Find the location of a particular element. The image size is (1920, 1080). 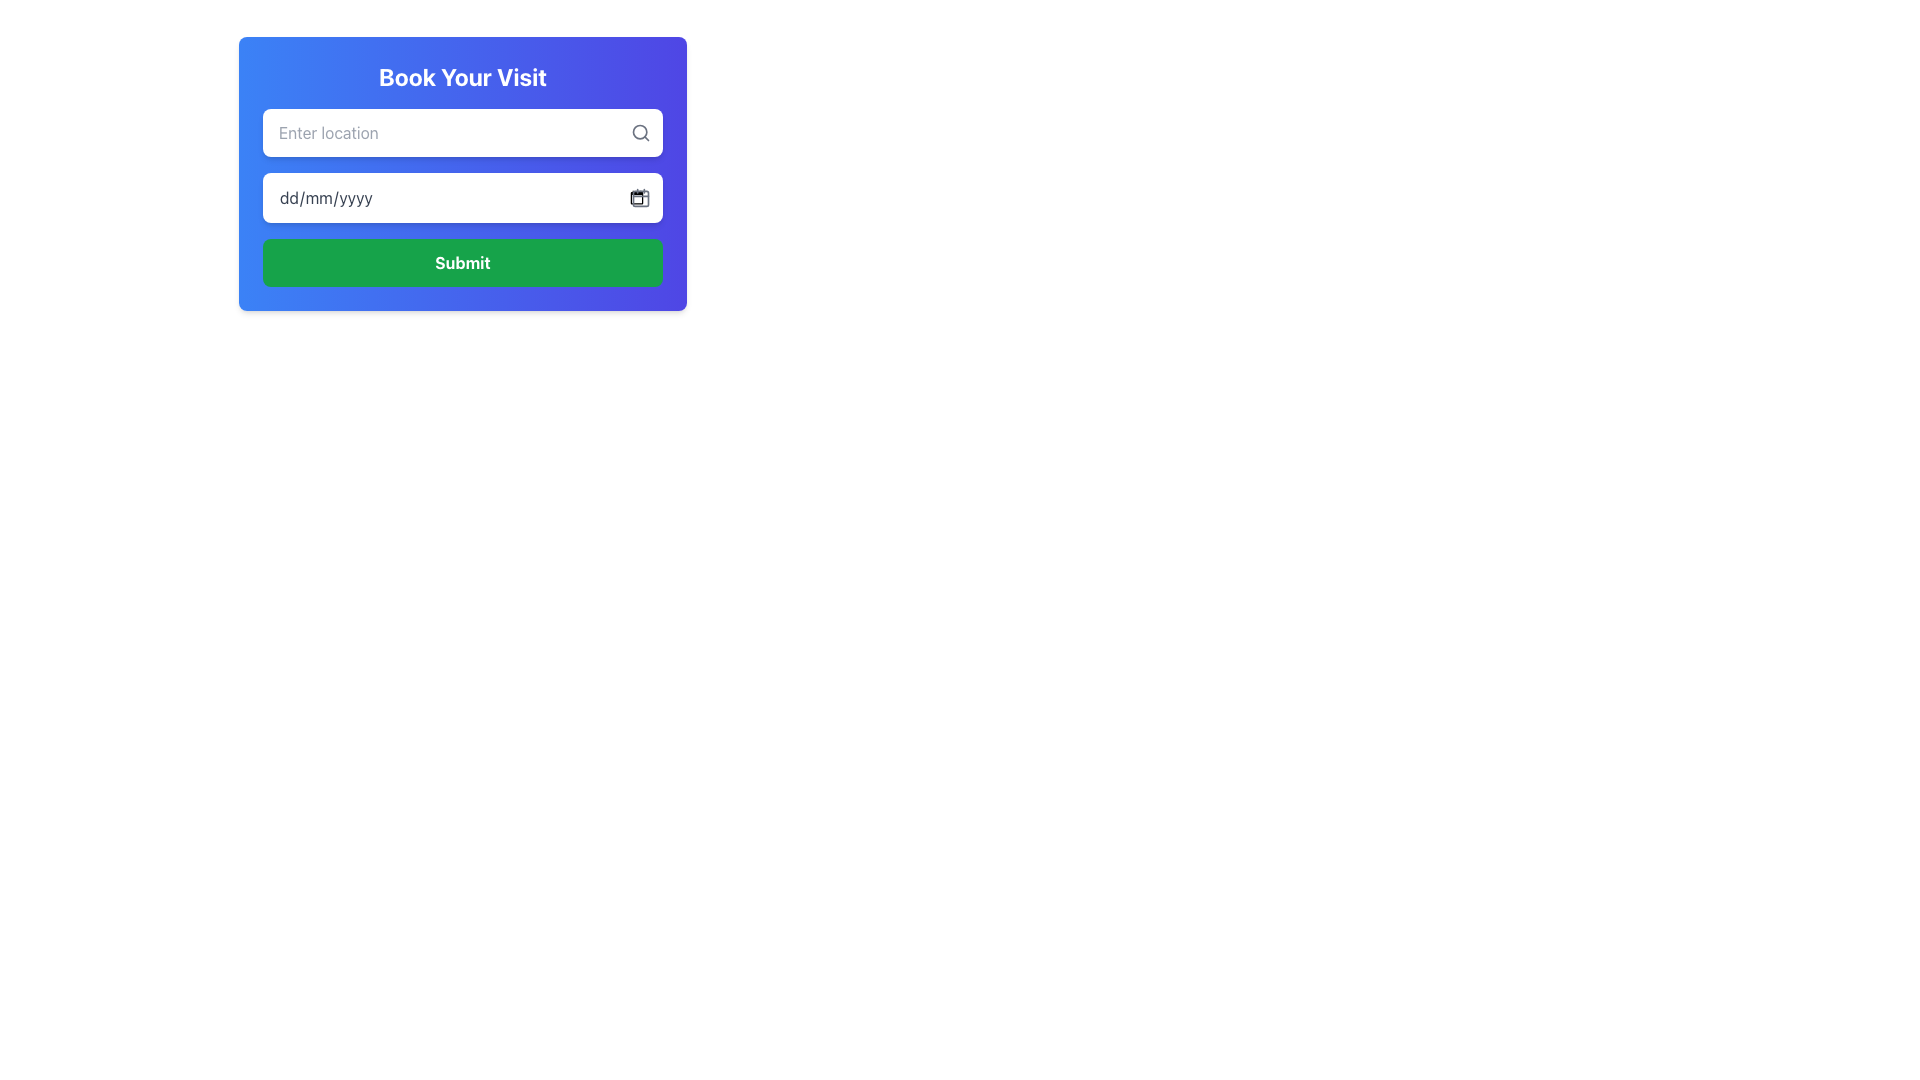

the small circular magnifying glass icon, which is located at the far right end of the 'Enter location' input field, positioned above the date input field and submit button is located at coordinates (640, 132).